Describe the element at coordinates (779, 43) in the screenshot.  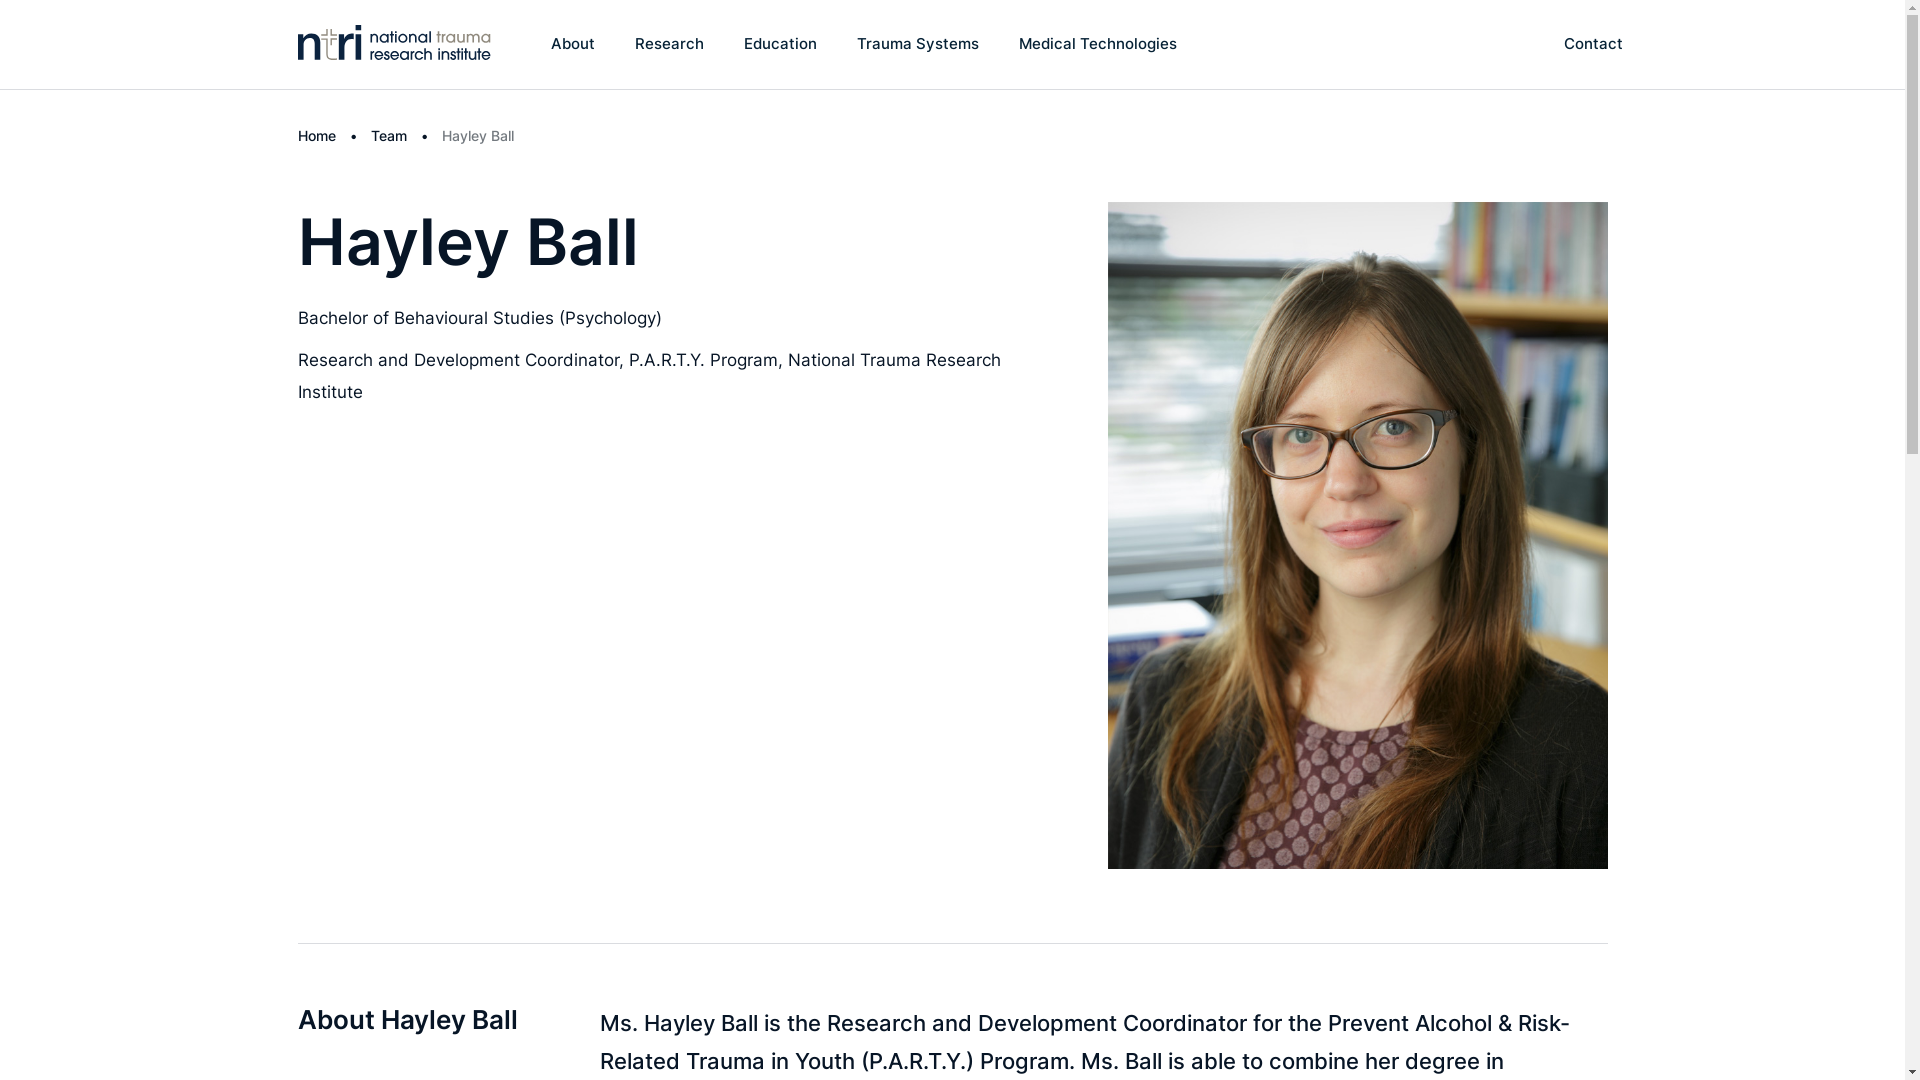
I see `'Education'` at that location.